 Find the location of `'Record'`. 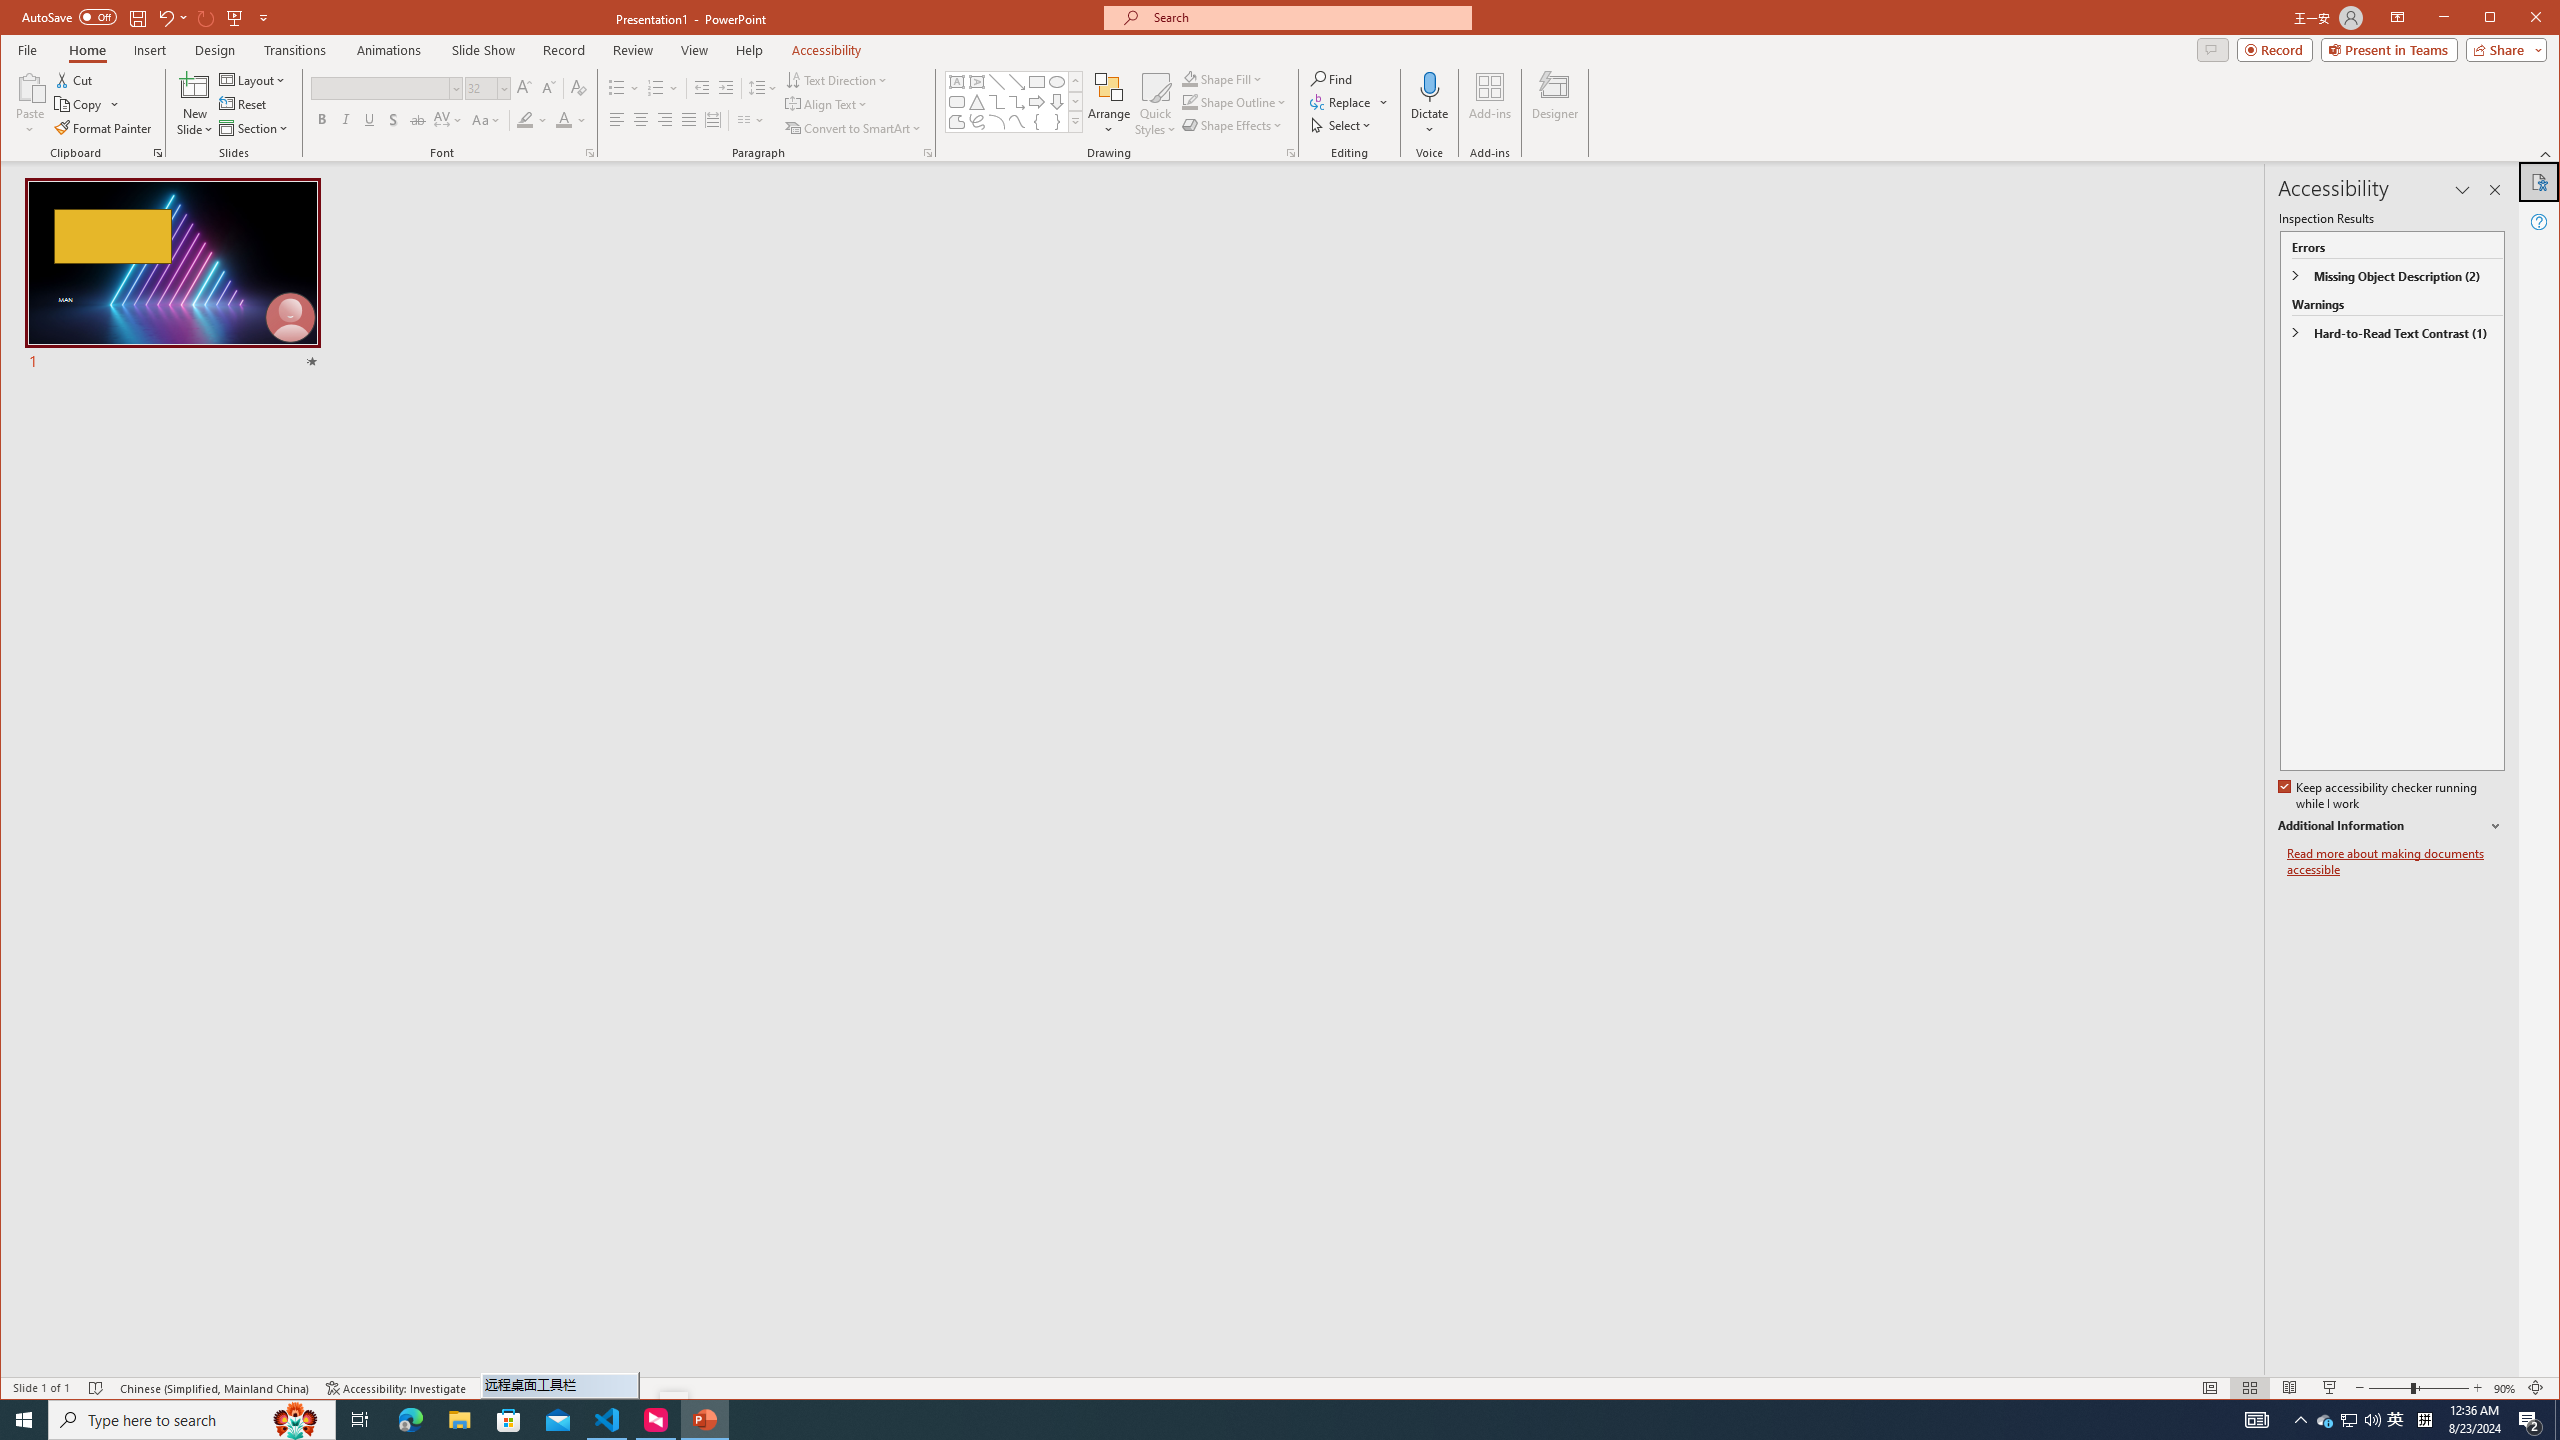

'Record' is located at coordinates (2274, 49).